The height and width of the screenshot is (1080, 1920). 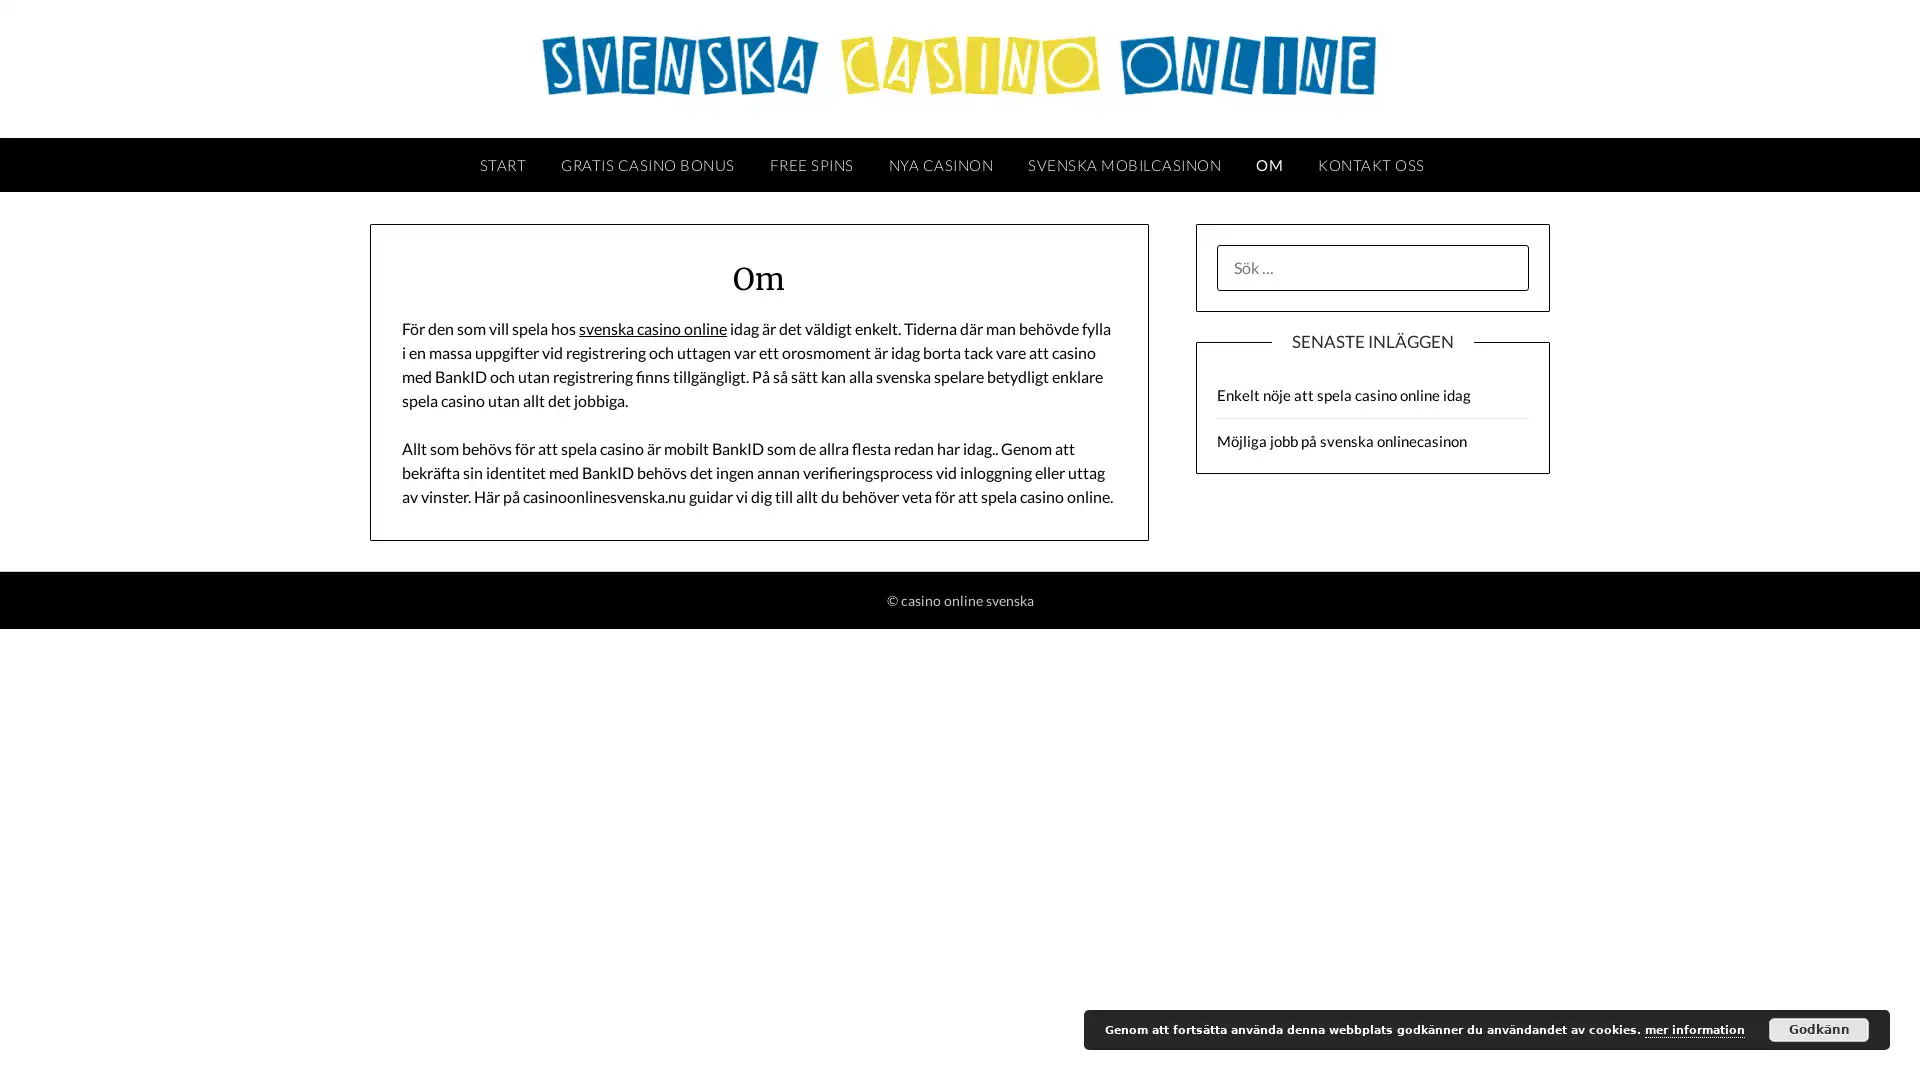 I want to click on Godkann, so click(x=1819, y=1029).